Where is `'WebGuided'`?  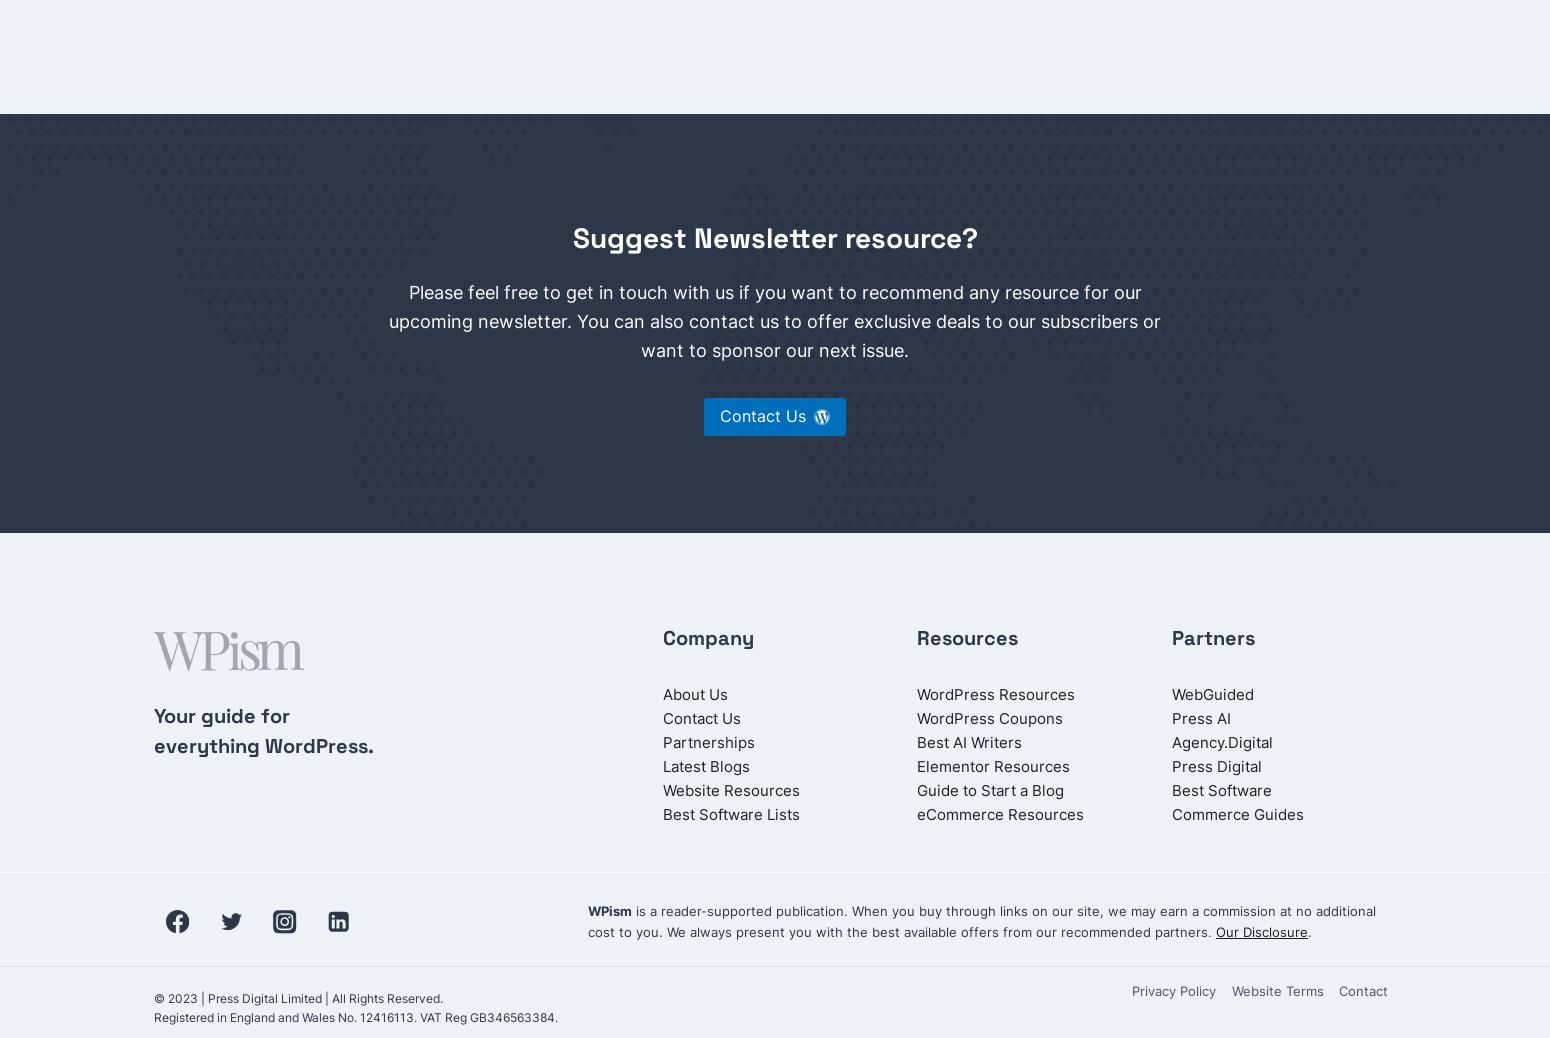
'WebGuided' is located at coordinates (1171, 693).